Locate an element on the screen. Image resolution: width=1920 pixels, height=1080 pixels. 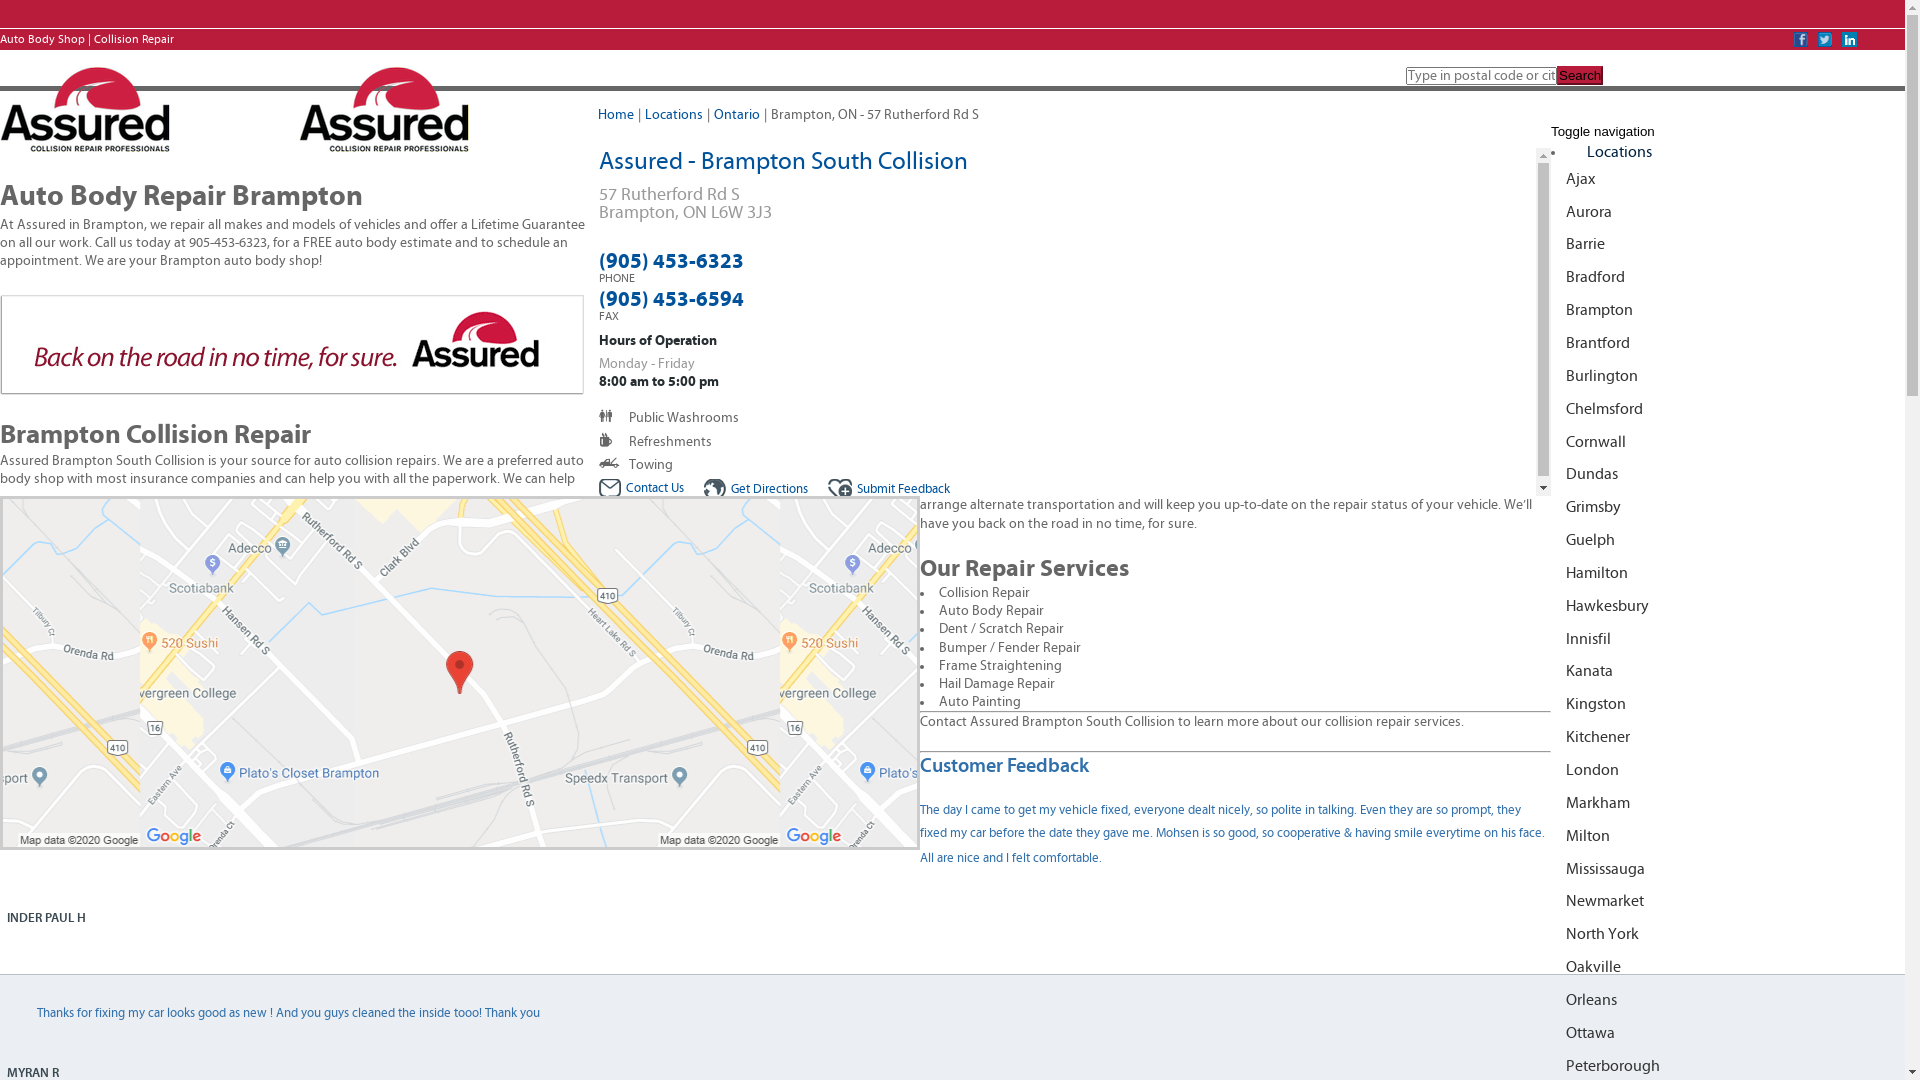
'(905) 453-6594' is located at coordinates (670, 299).